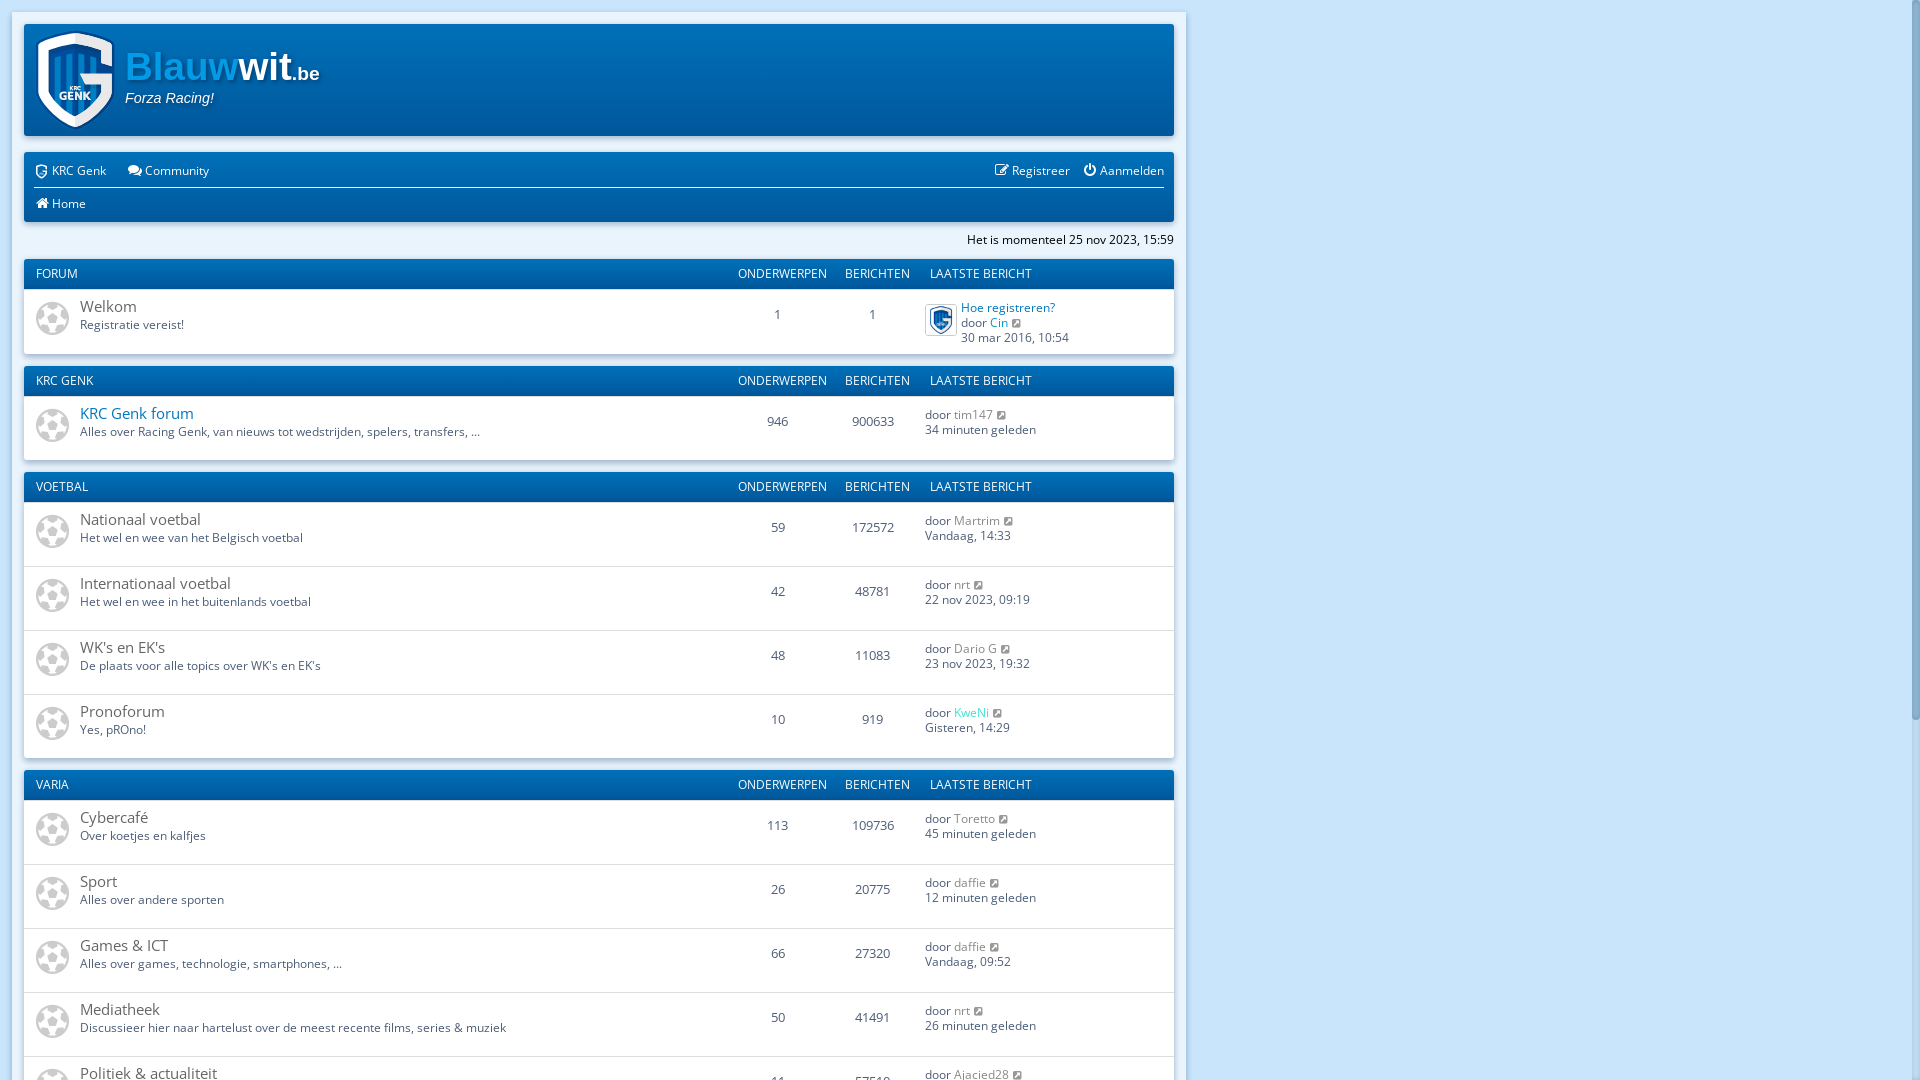 This screenshot has width=1920, height=1080. Describe the element at coordinates (121, 647) in the screenshot. I see `'WK's en EK's'` at that location.